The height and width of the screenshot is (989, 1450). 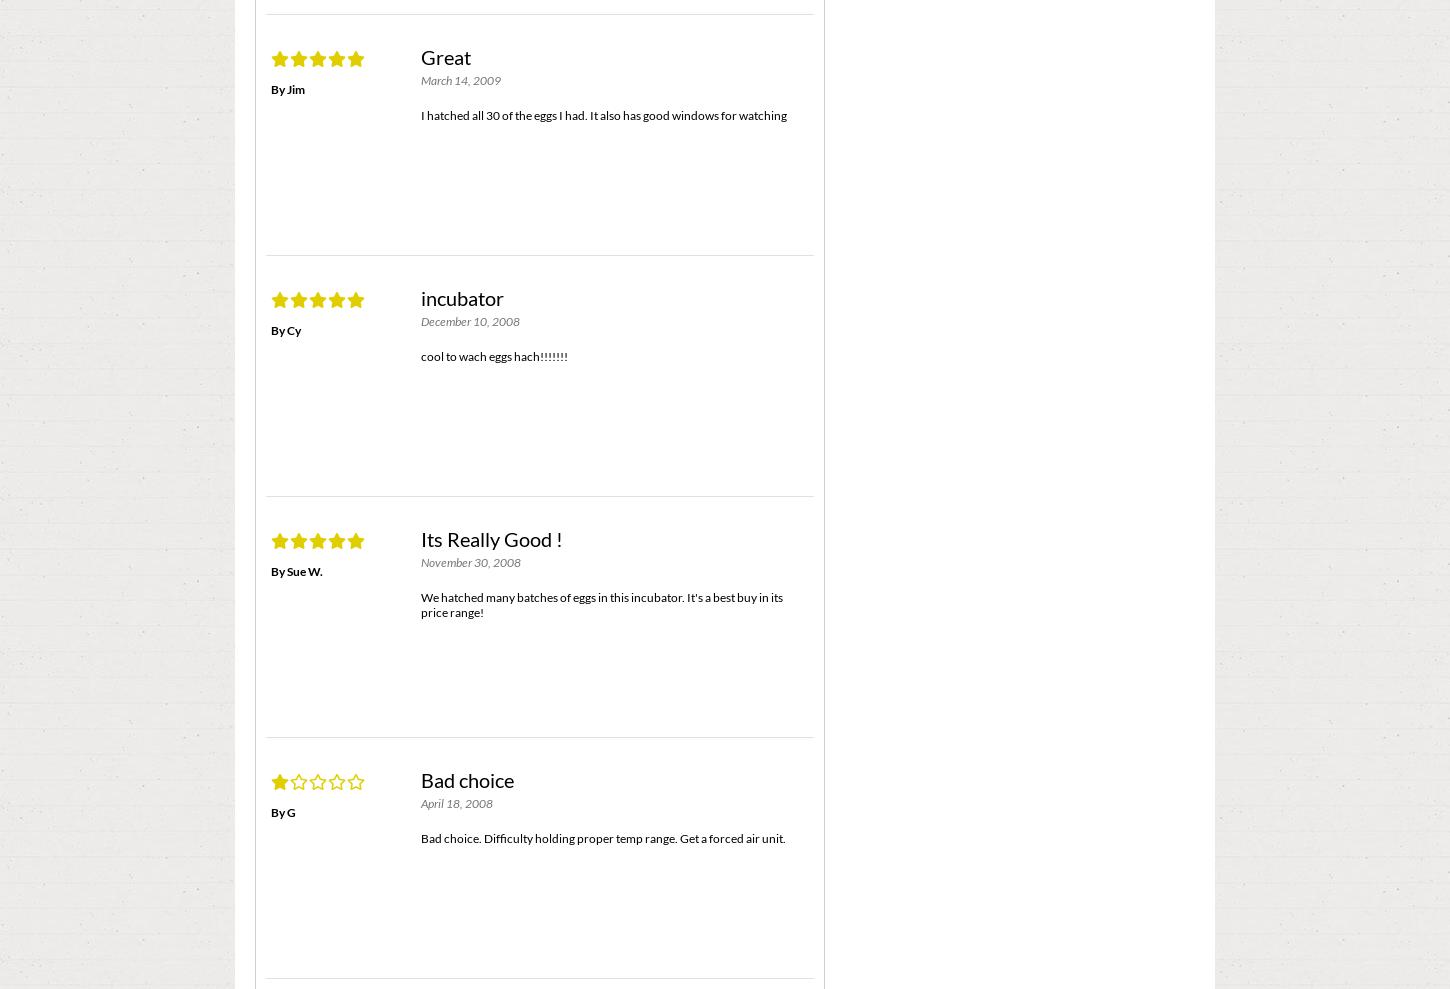 What do you see at coordinates (296, 569) in the screenshot?
I see `'By Sue W.'` at bounding box center [296, 569].